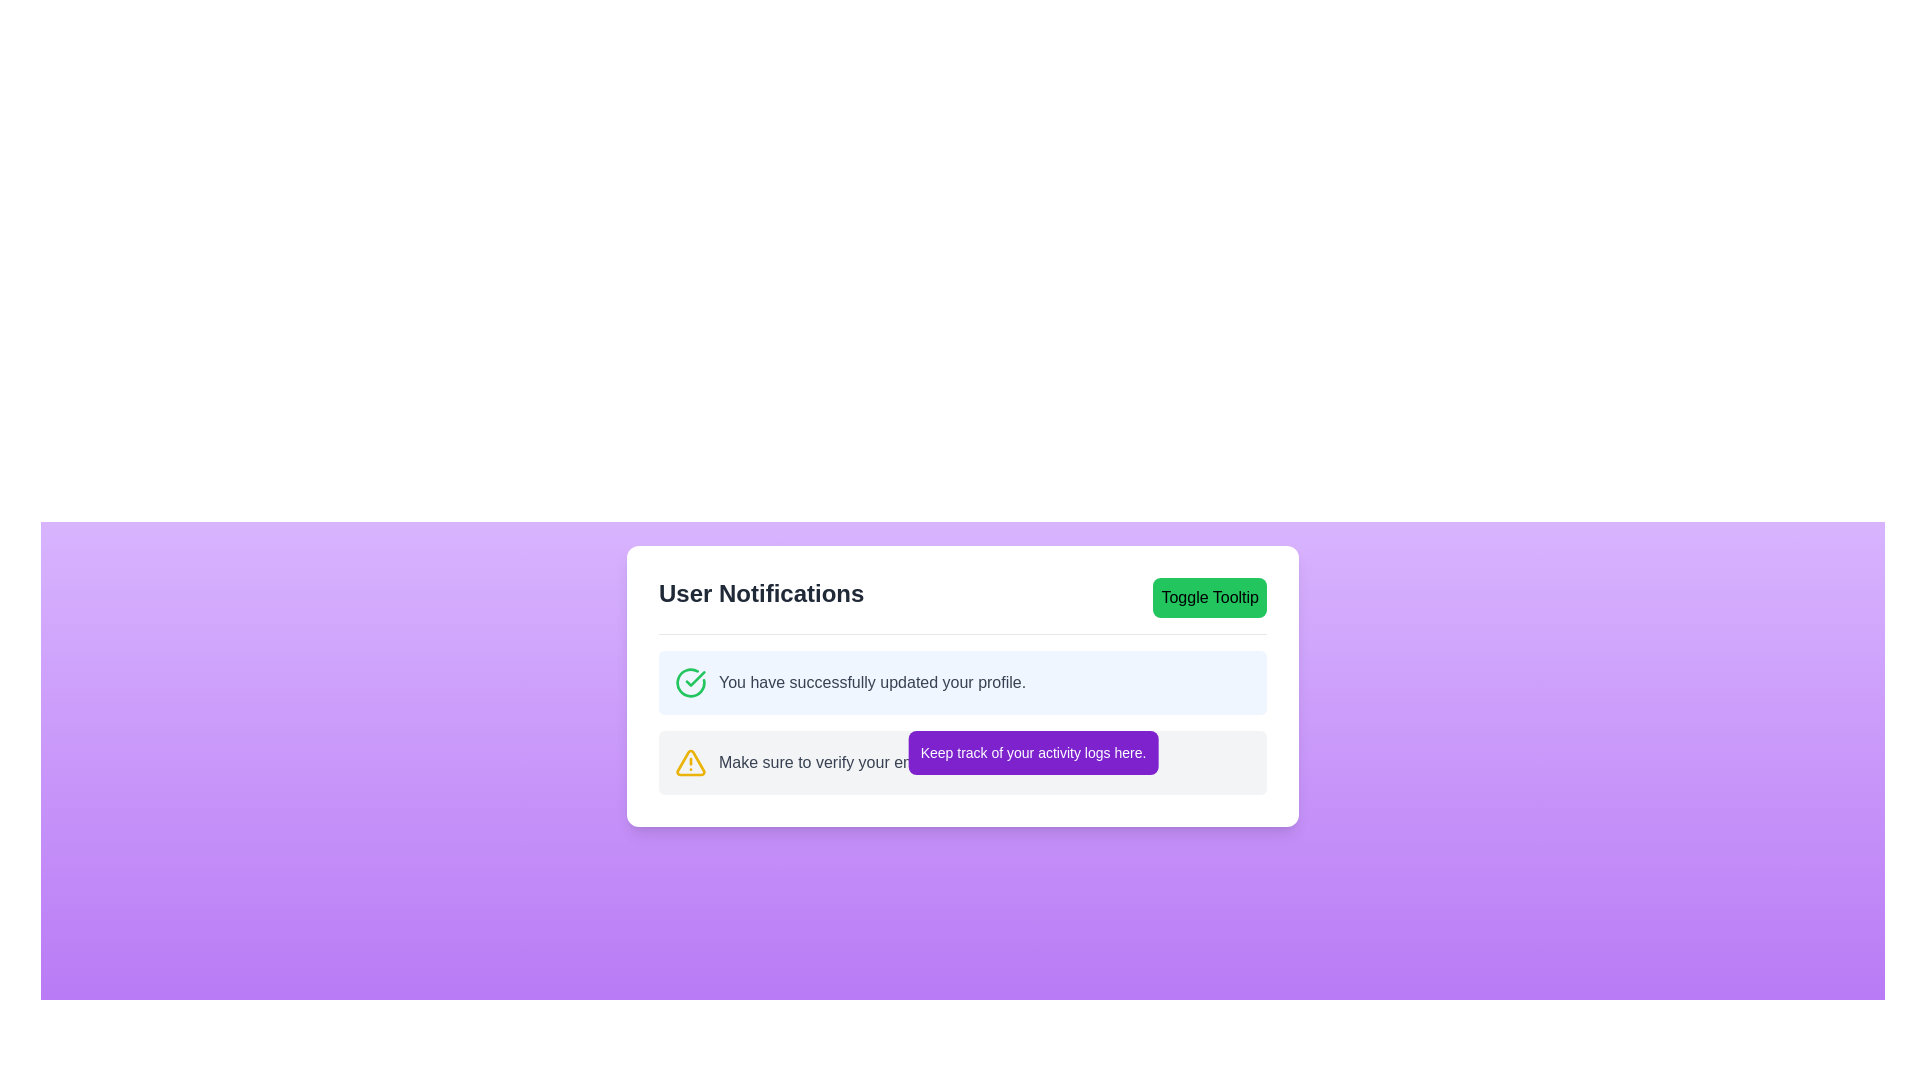 Image resolution: width=1920 pixels, height=1080 pixels. I want to click on the successful action indicator icon located on the left side of the text 'You have successfully updated your profile.' within the notification card, so click(695, 677).